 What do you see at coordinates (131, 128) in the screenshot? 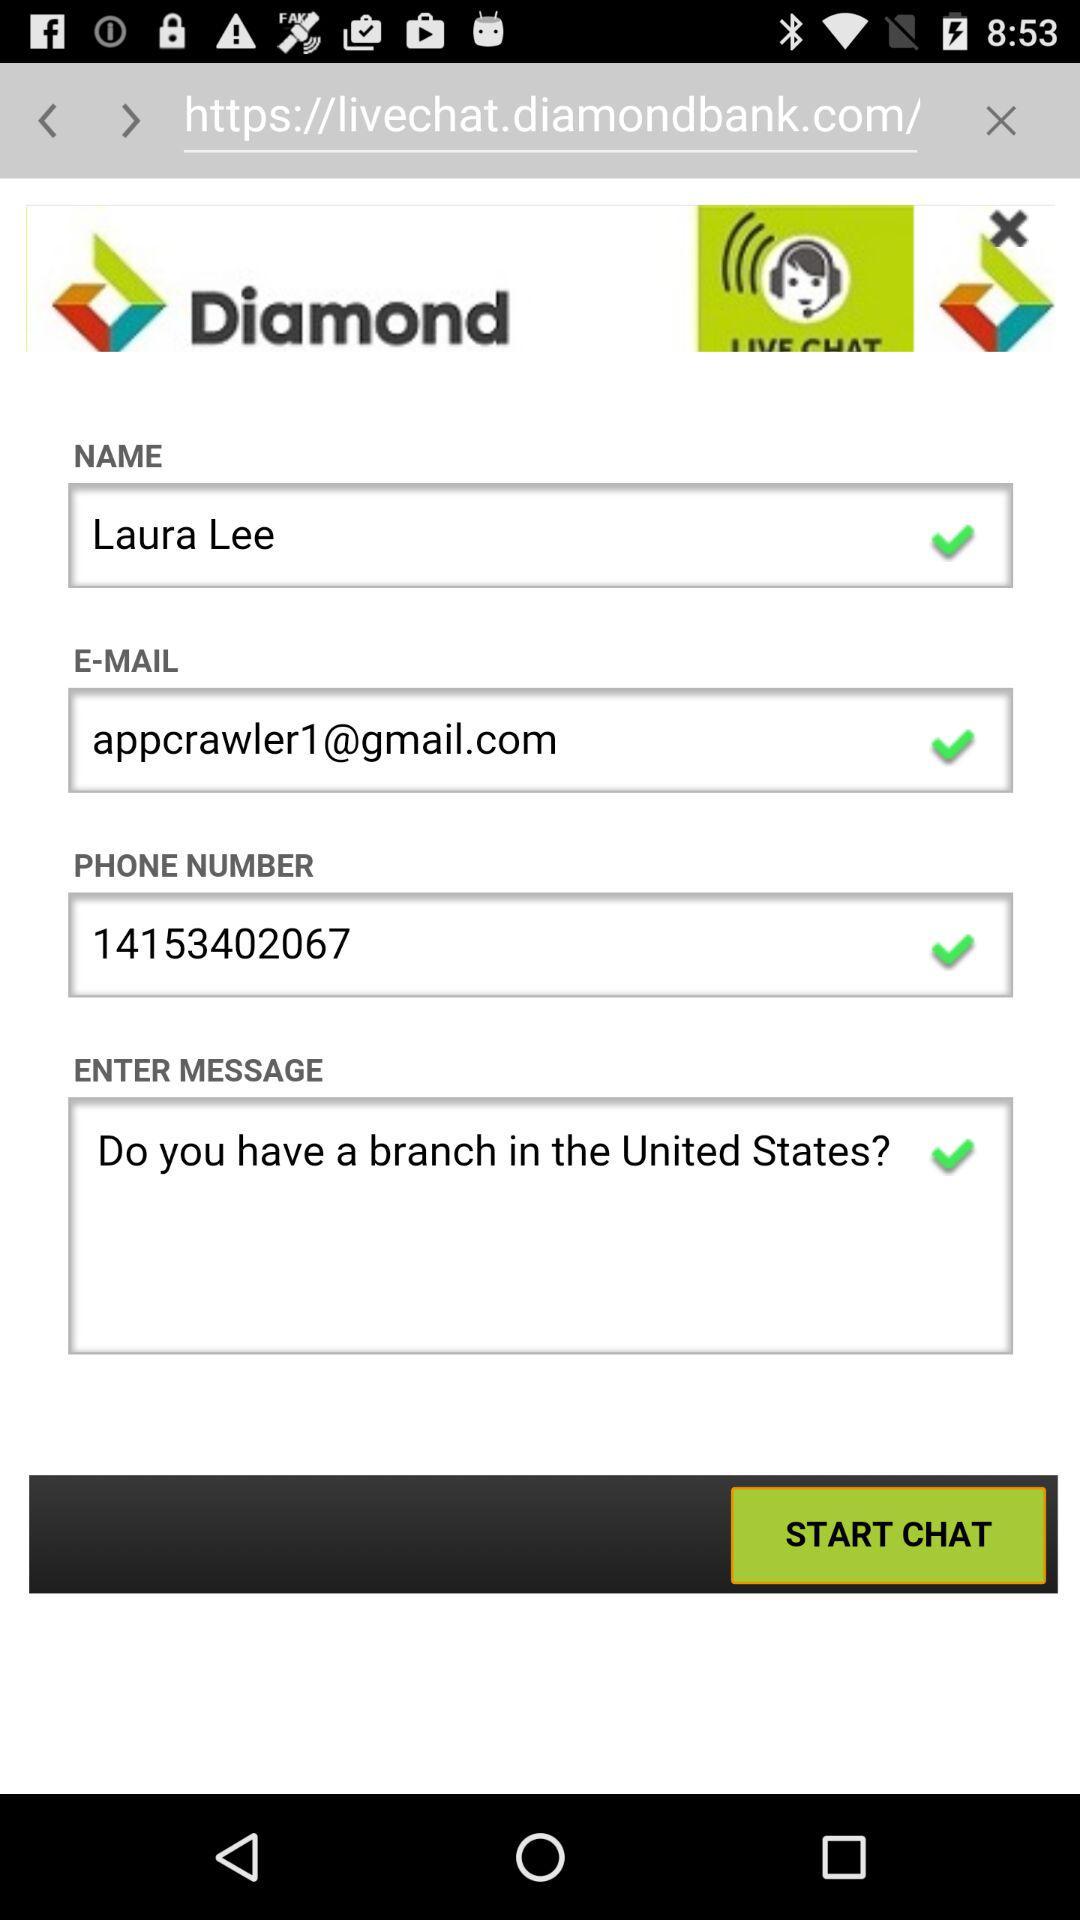
I see `the arrow_forward icon` at bounding box center [131, 128].